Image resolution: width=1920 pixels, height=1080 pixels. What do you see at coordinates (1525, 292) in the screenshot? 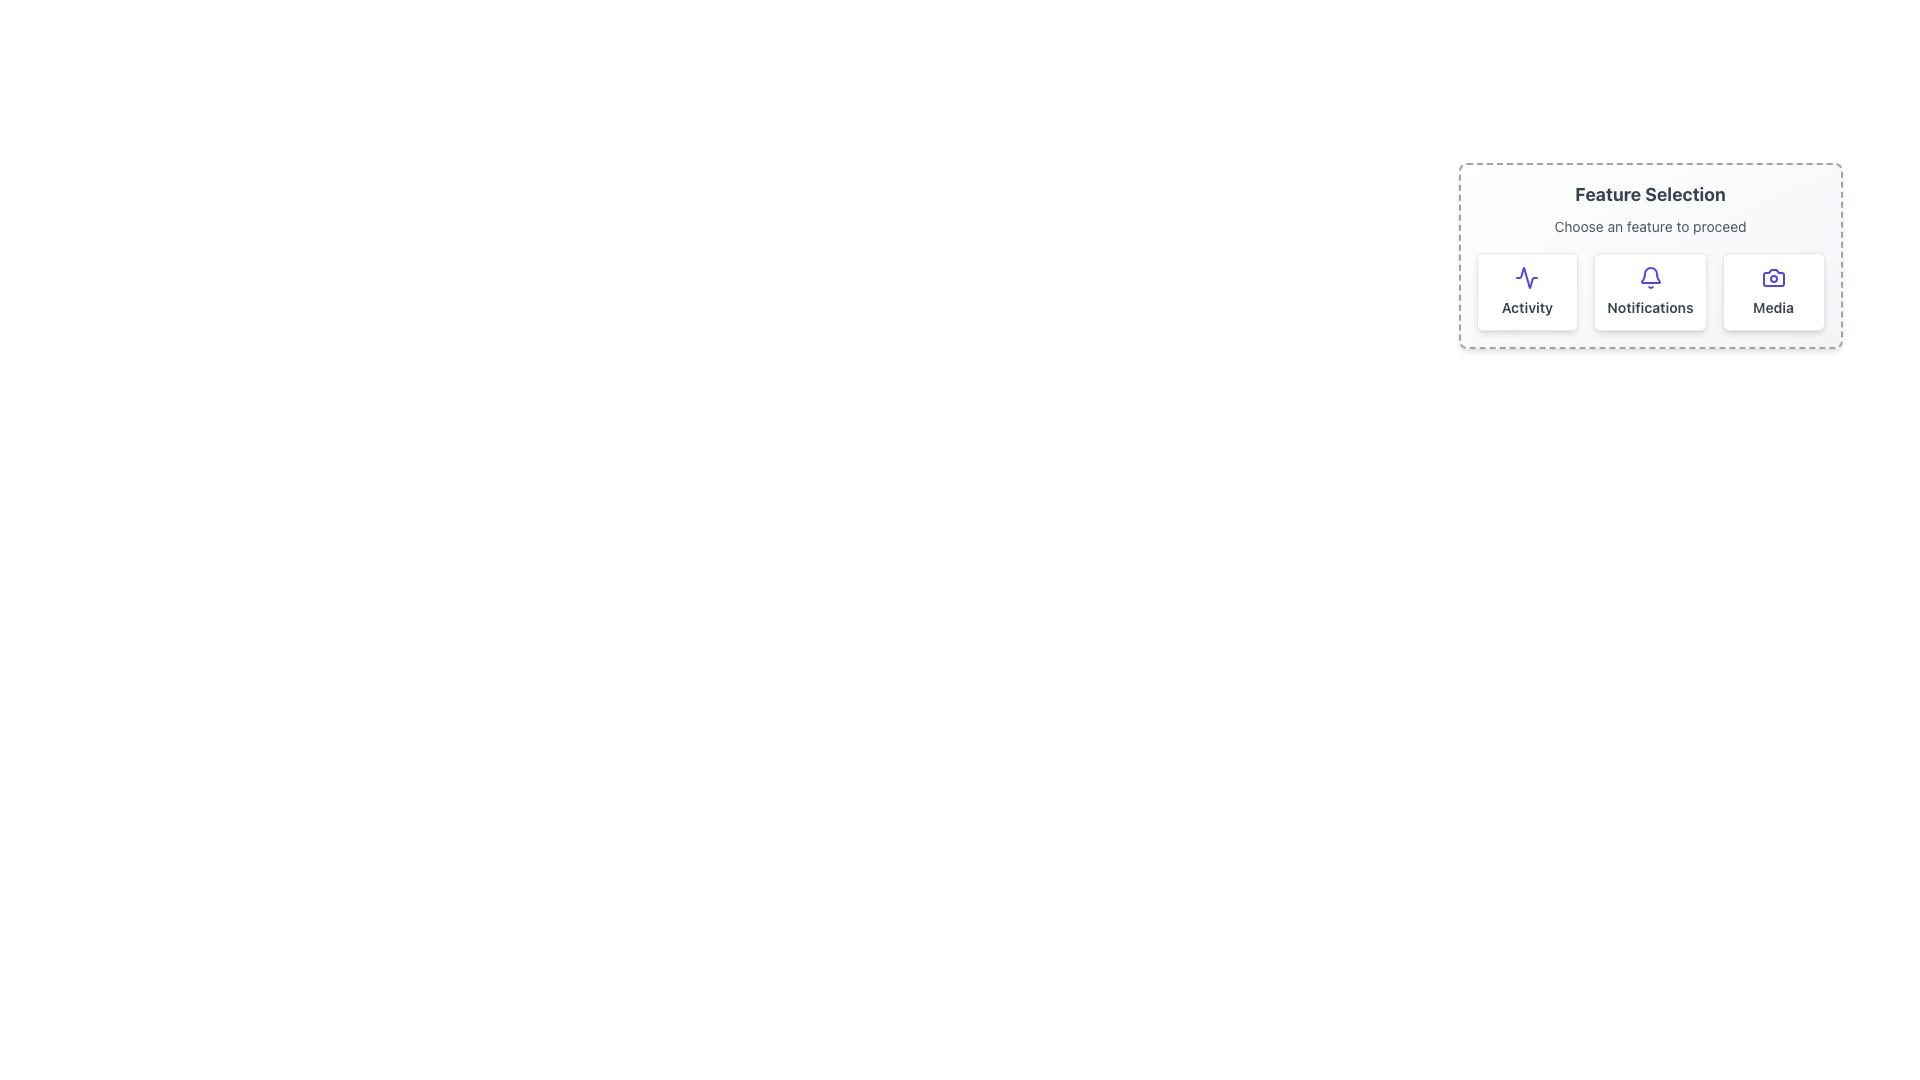
I see `the 'Activity' button located at the top left corner of the menu` at bounding box center [1525, 292].